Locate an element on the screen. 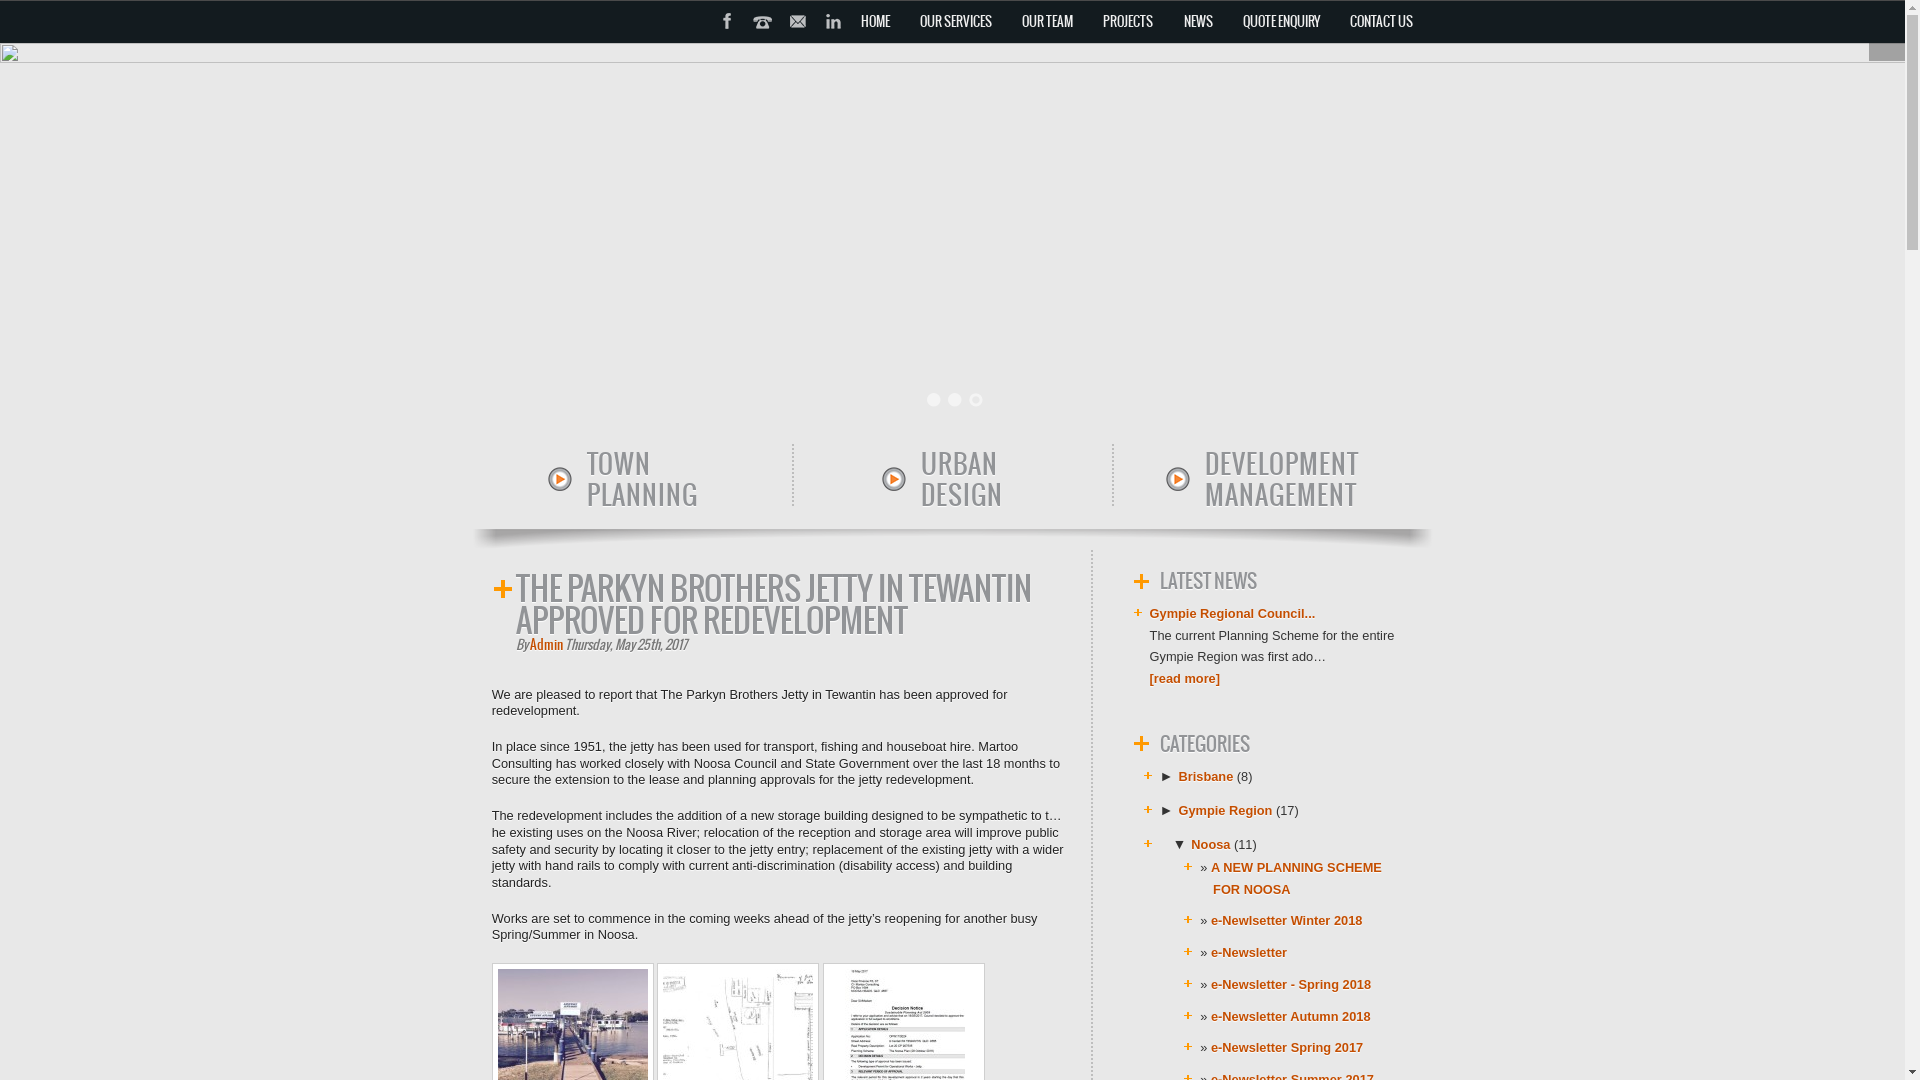  'Brisbane' is located at coordinates (1179, 775).